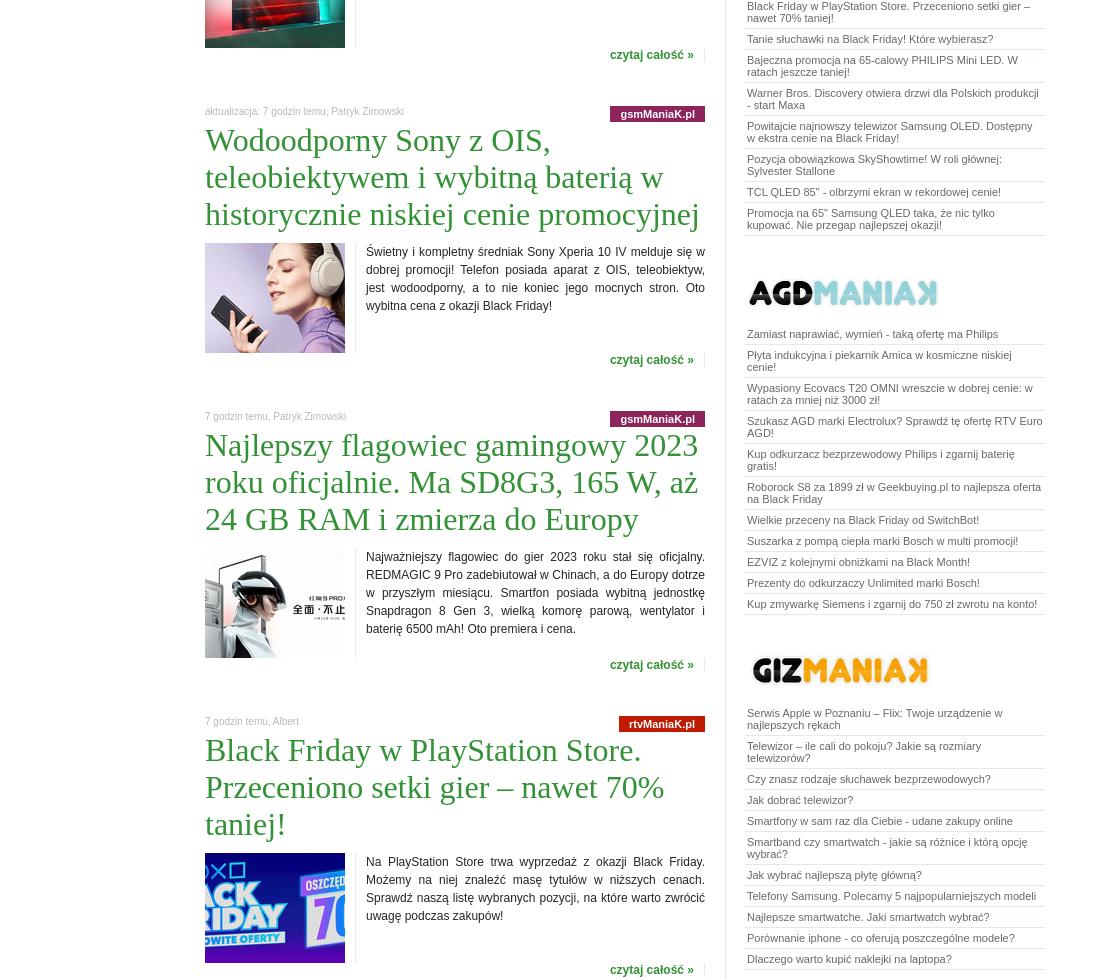 Image resolution: width=1100 pixels, height=979 pixels. Describe the element at coordinates (872, 164) in the screenshot. I see `'Pozycja obowiązkowa SkyShowtime! W roli głównej: Sylvester Stallone'` at that location.